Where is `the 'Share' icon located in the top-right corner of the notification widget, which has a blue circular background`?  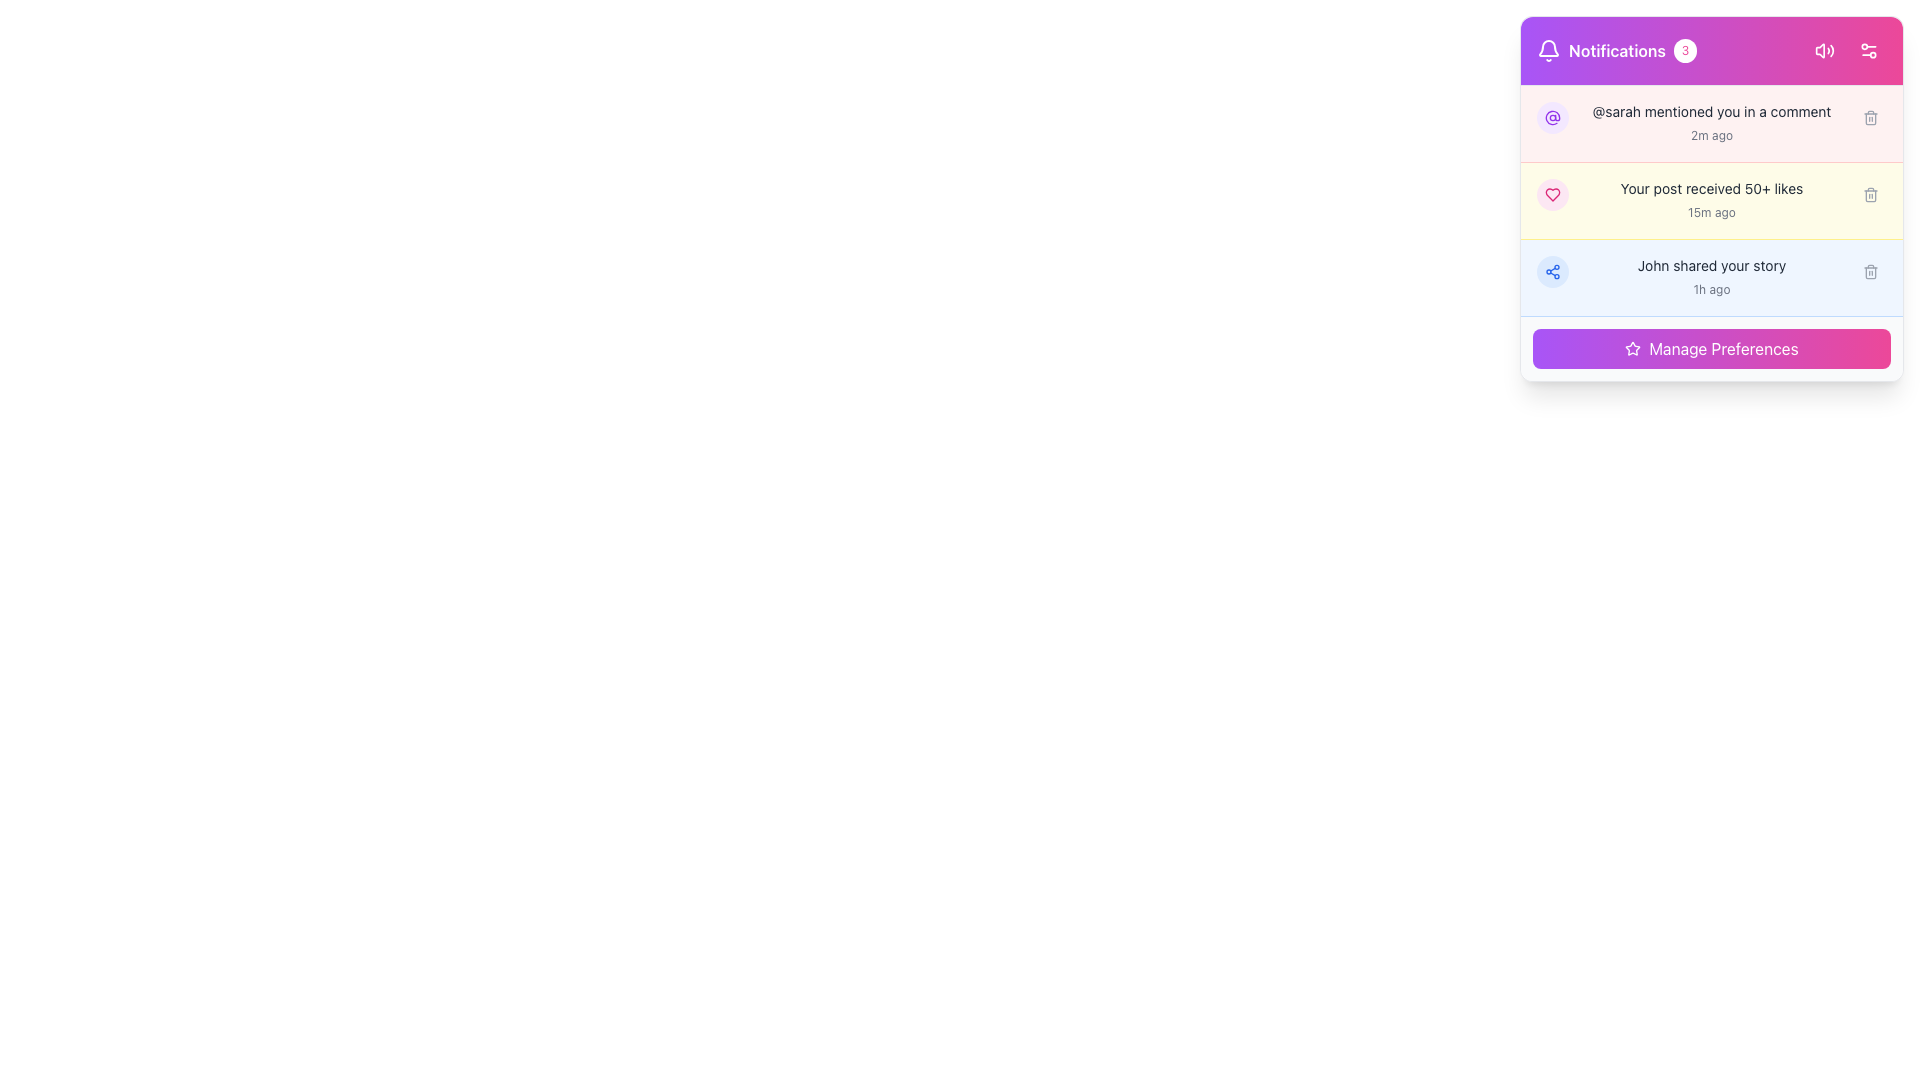 the 'Share' icon located in the top-right corner of the notification widget, which has a blue circular background is located at coordinates (1552, 272).